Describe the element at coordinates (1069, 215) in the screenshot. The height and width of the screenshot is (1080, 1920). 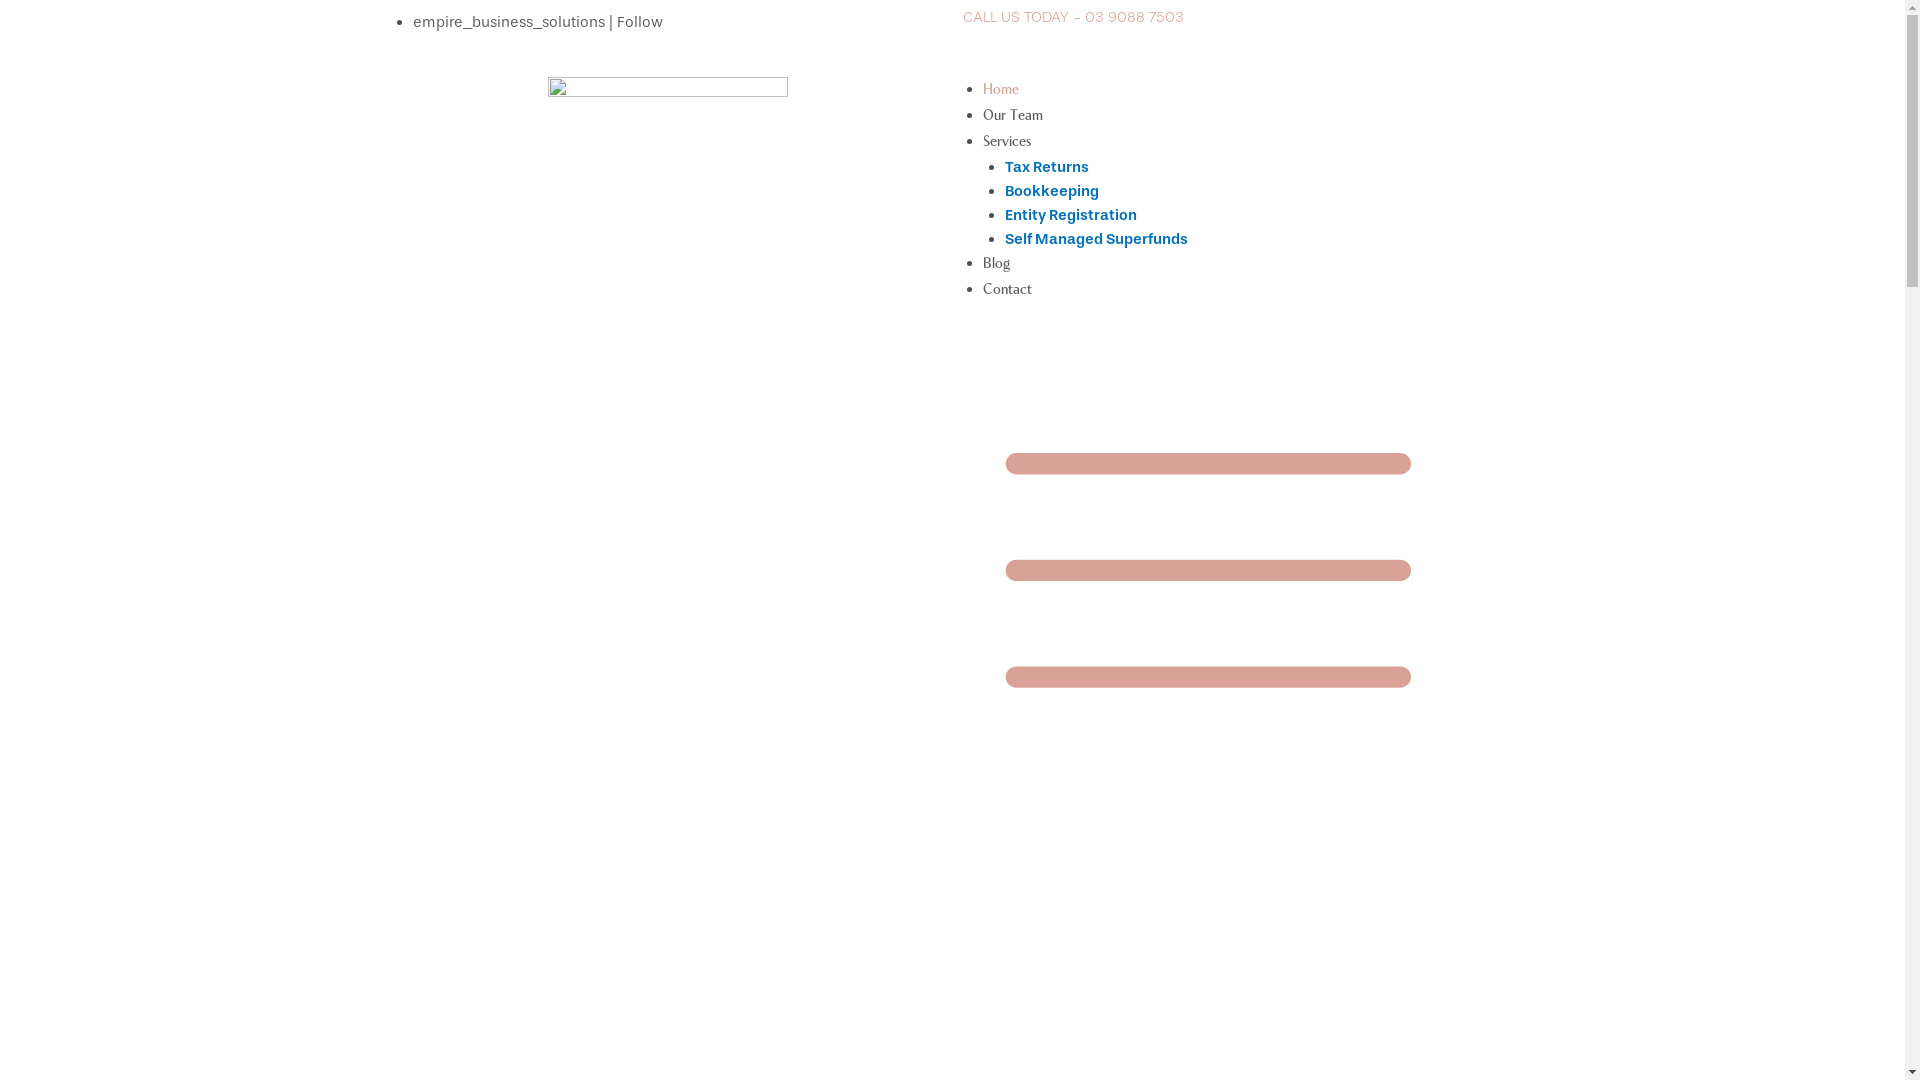
I see `'Entity Registration'` at that location.